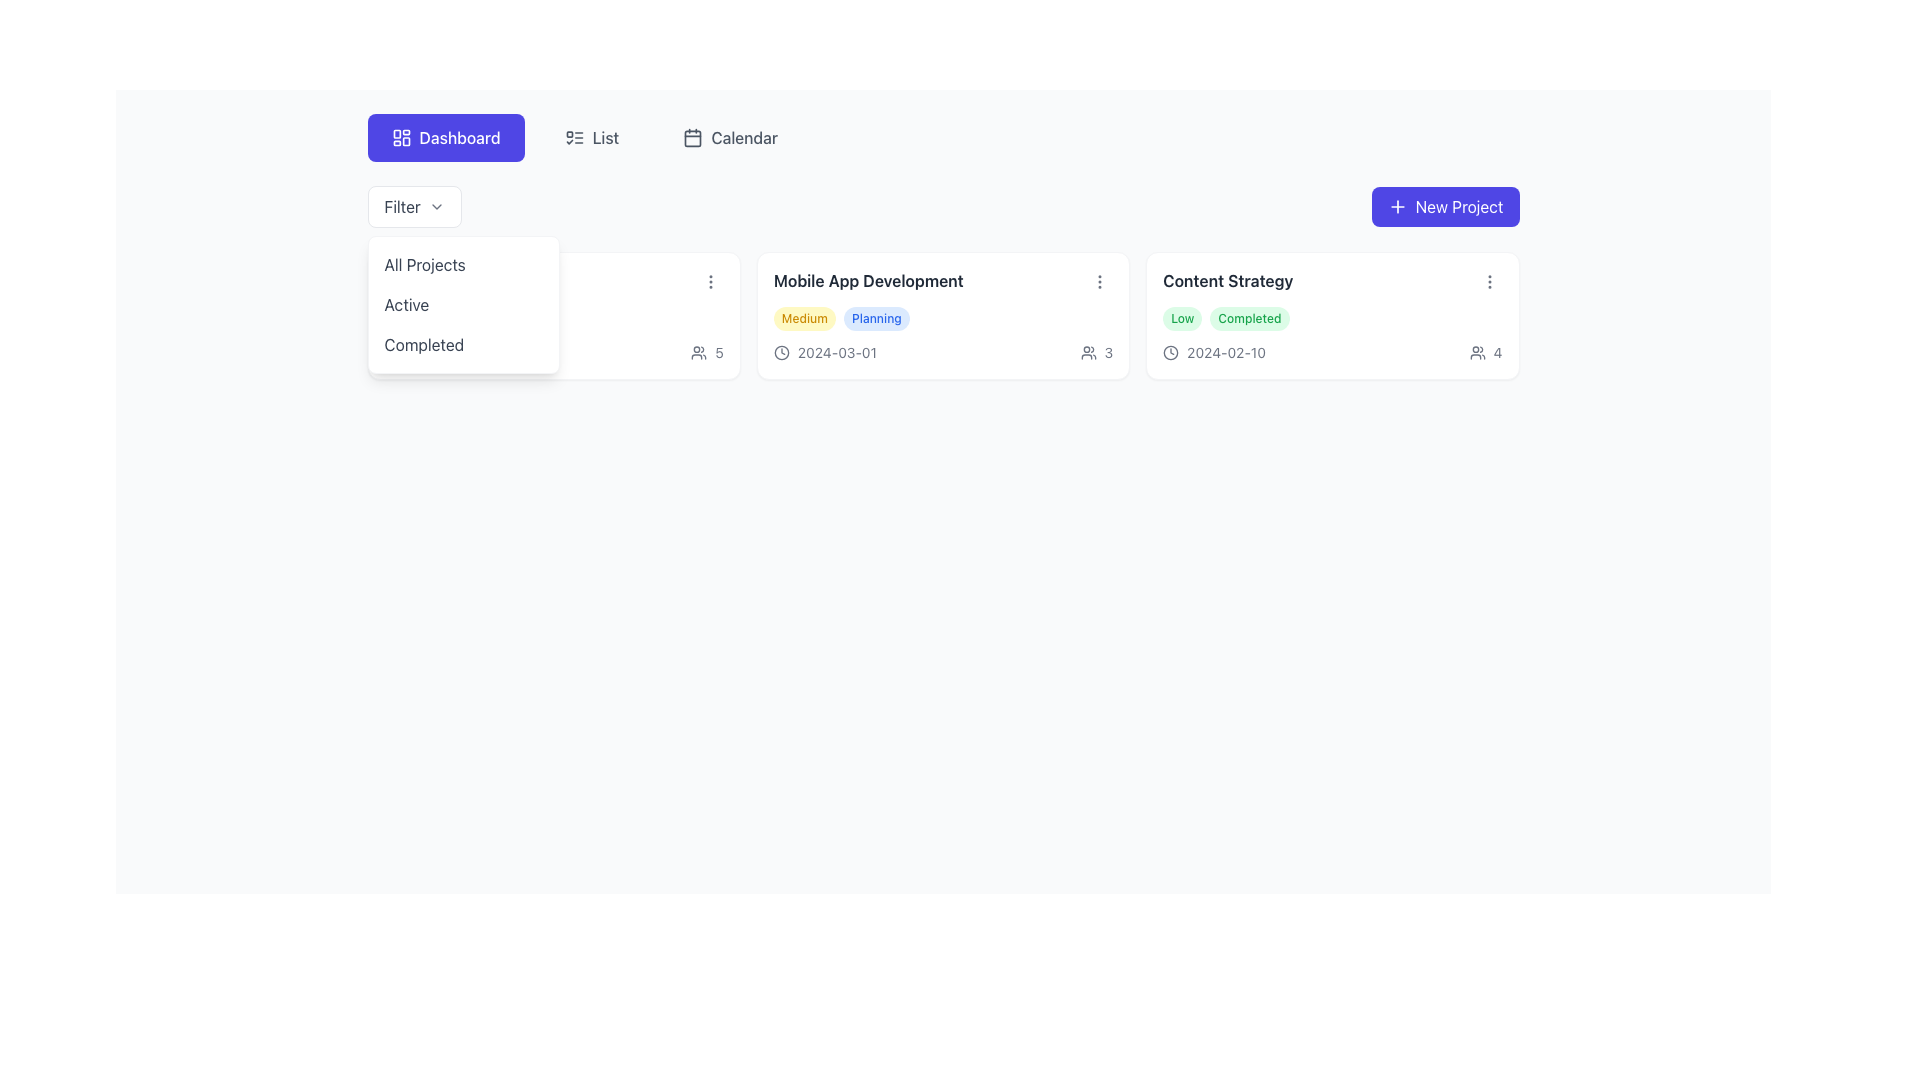 The width and height of the screenshot is (1920, 1080). What do you see at coordinates (1445, 207) in the screenshot?
I see `the button located in the top-right corner of the interface` at bounding box center [1445, 207].